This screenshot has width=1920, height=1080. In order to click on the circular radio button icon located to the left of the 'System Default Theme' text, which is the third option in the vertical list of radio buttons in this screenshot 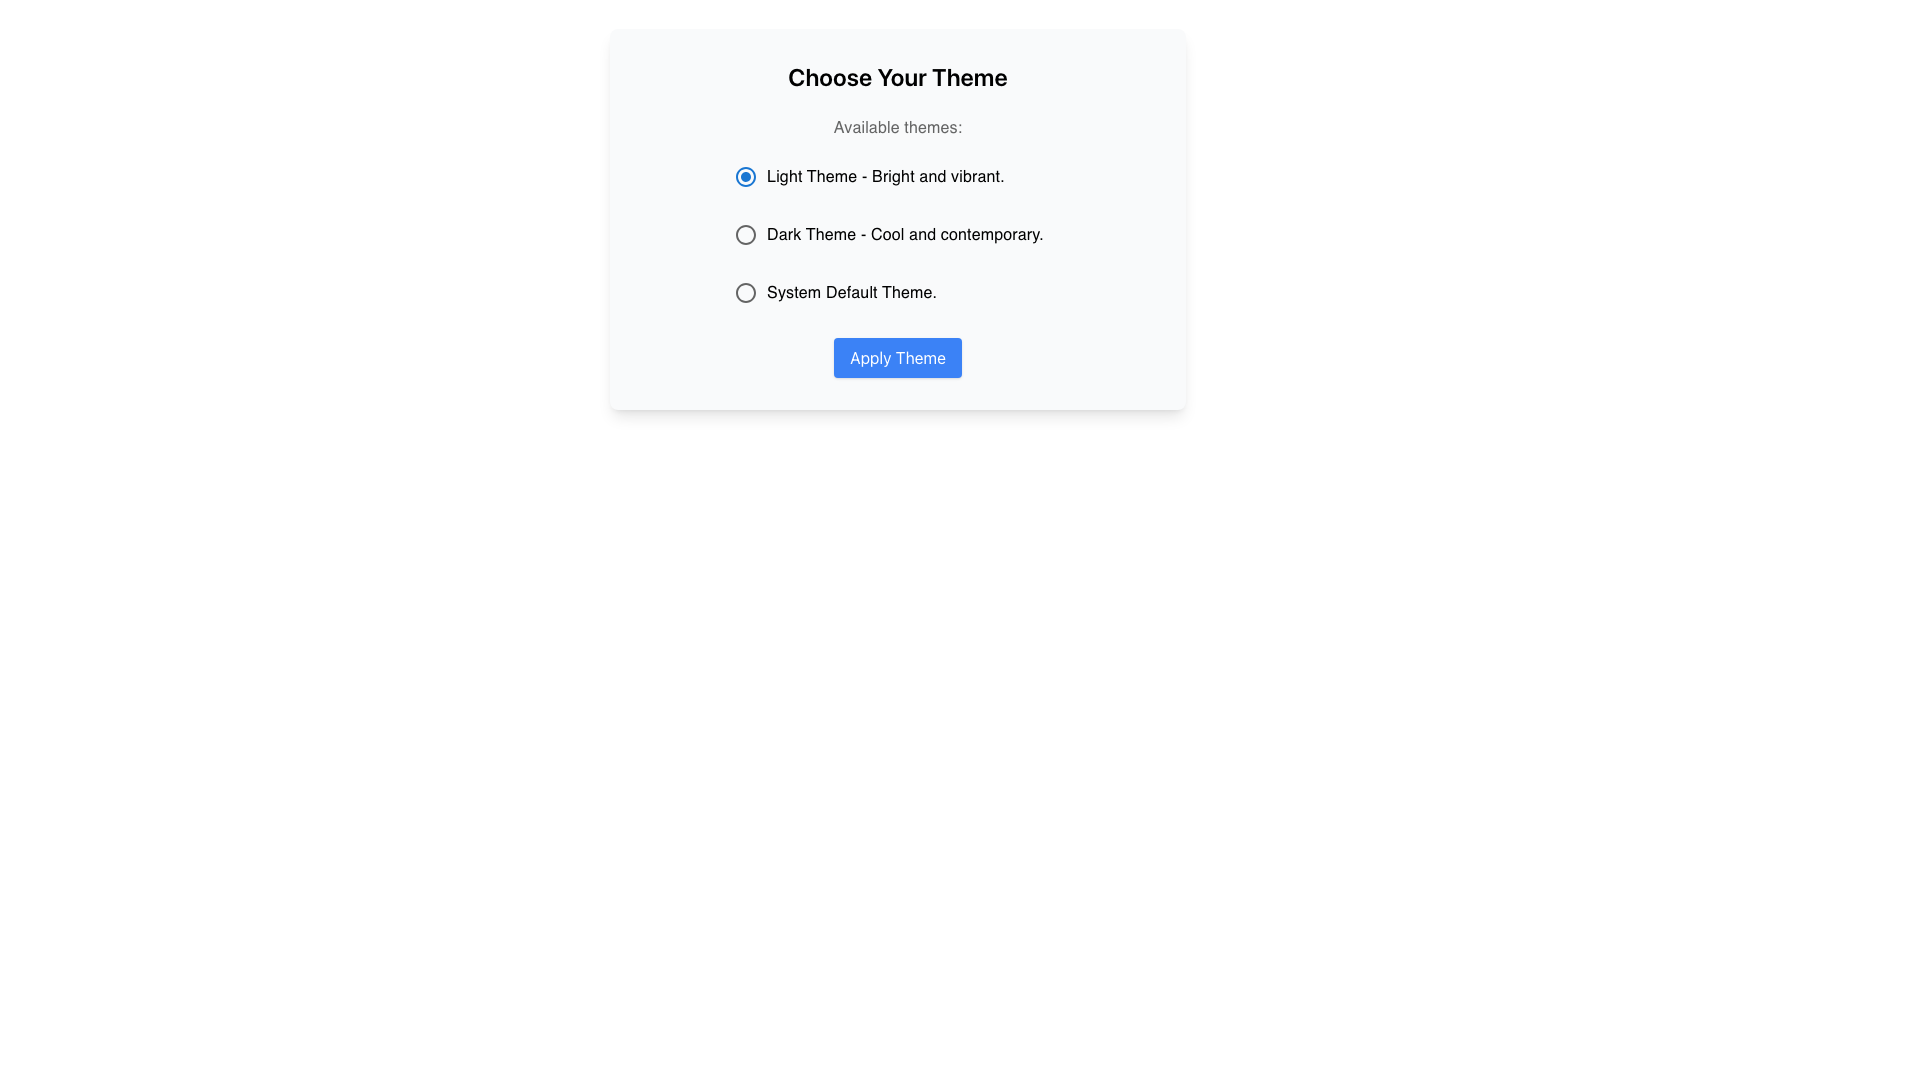, I will do `click(745, 293)`.